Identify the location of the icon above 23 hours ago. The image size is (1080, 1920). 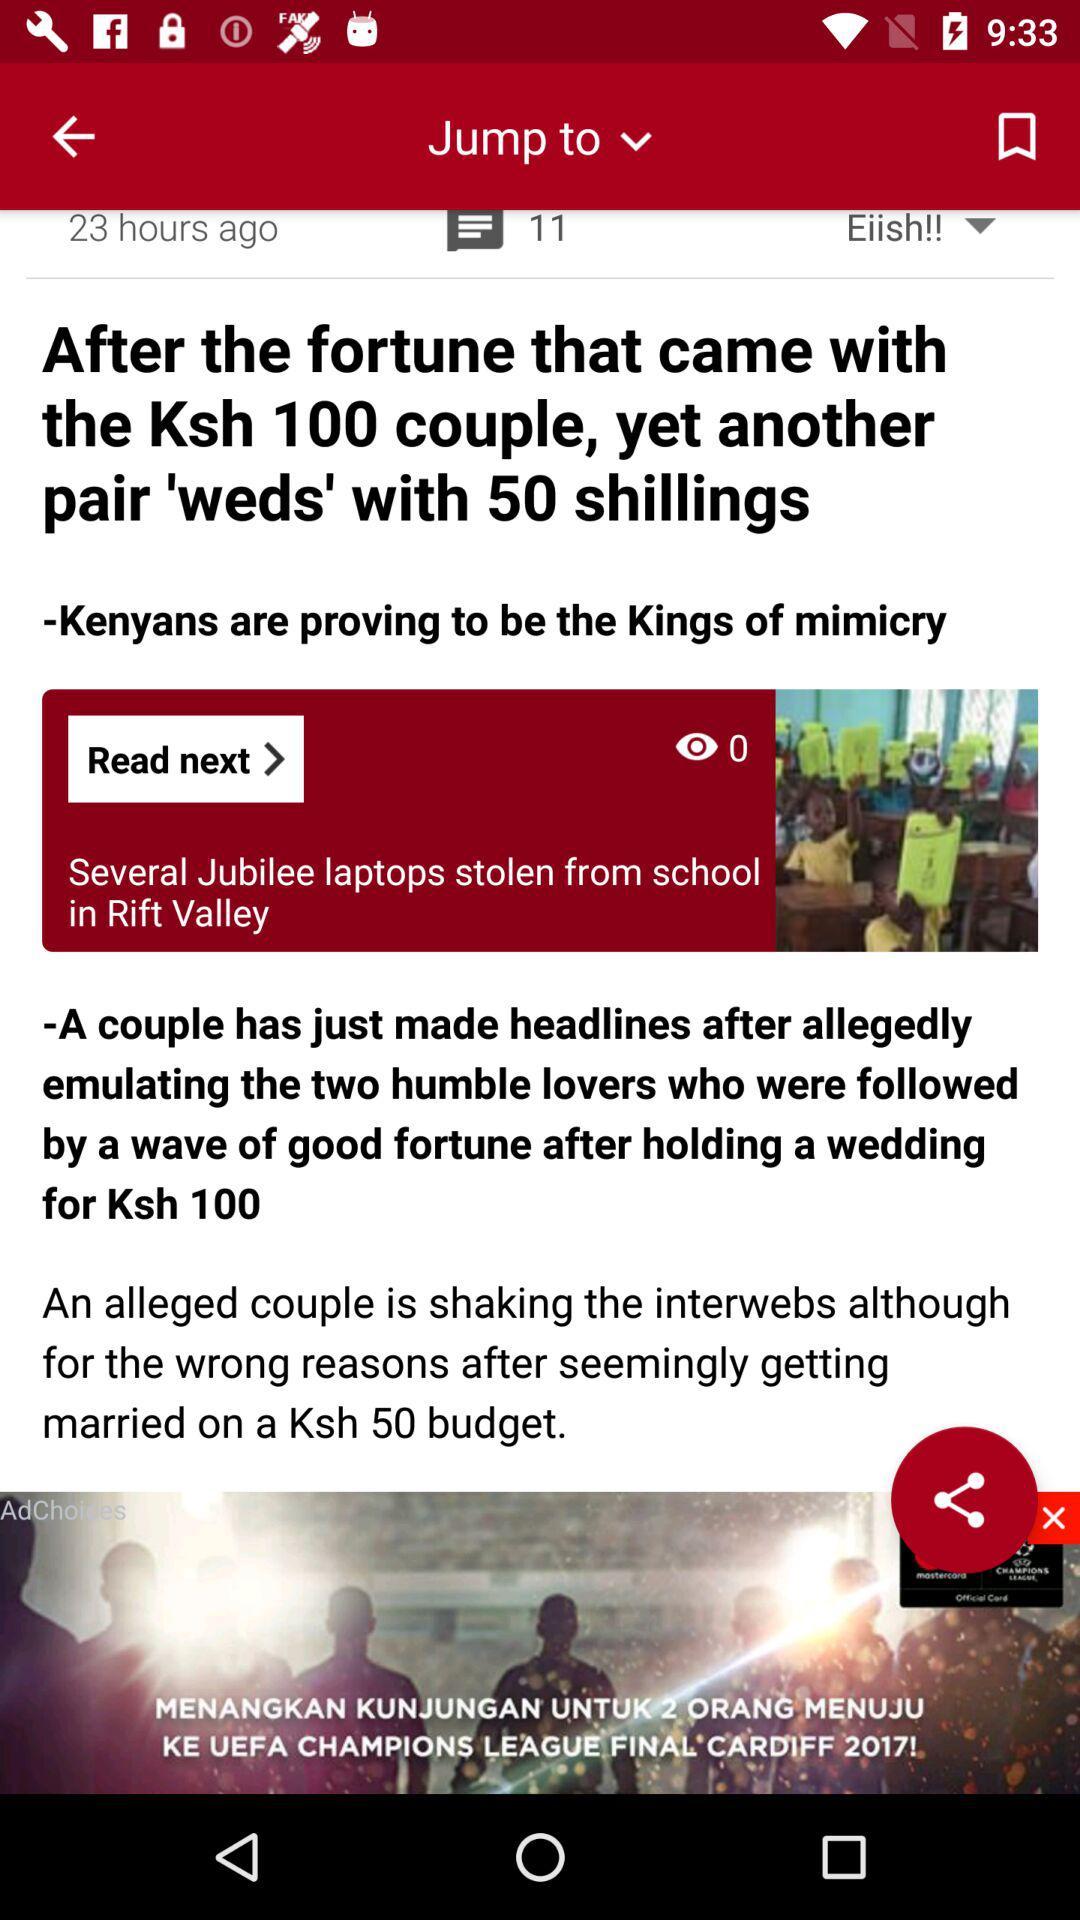
(72, 135).